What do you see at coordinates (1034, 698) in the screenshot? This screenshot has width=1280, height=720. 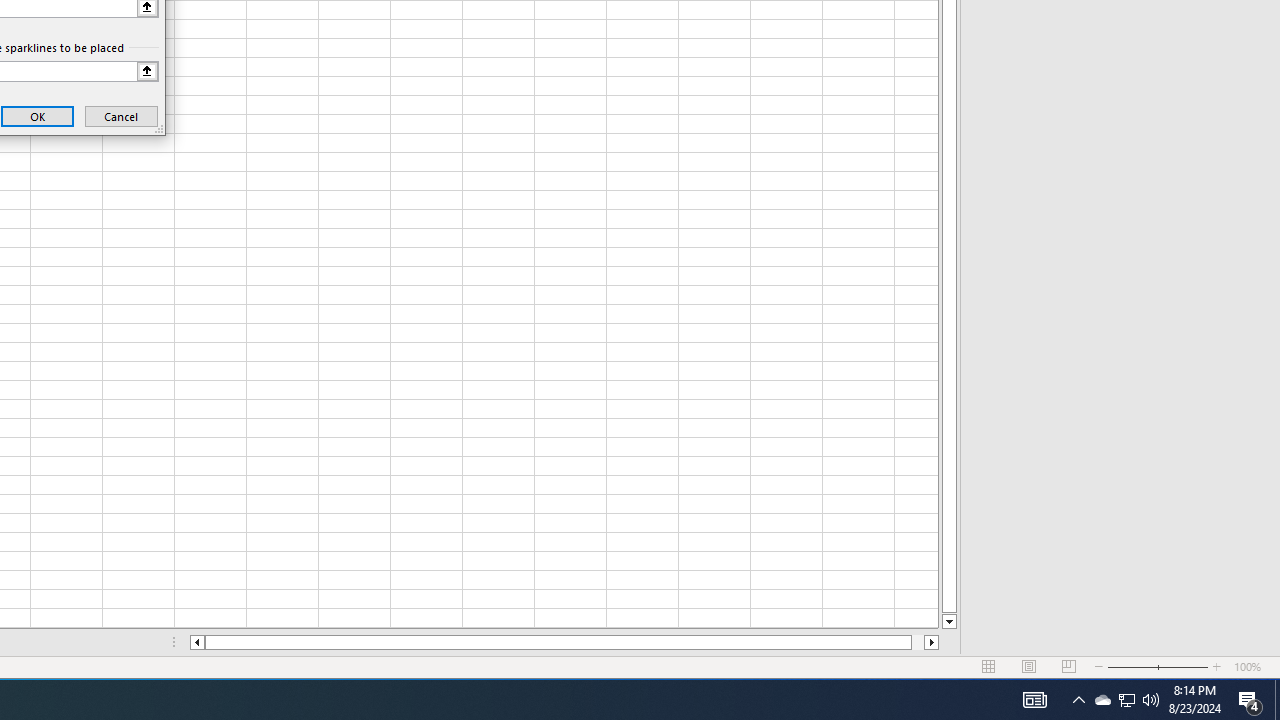 I see `'AutomationID: 4105'` at bounding box center [1034, 698].